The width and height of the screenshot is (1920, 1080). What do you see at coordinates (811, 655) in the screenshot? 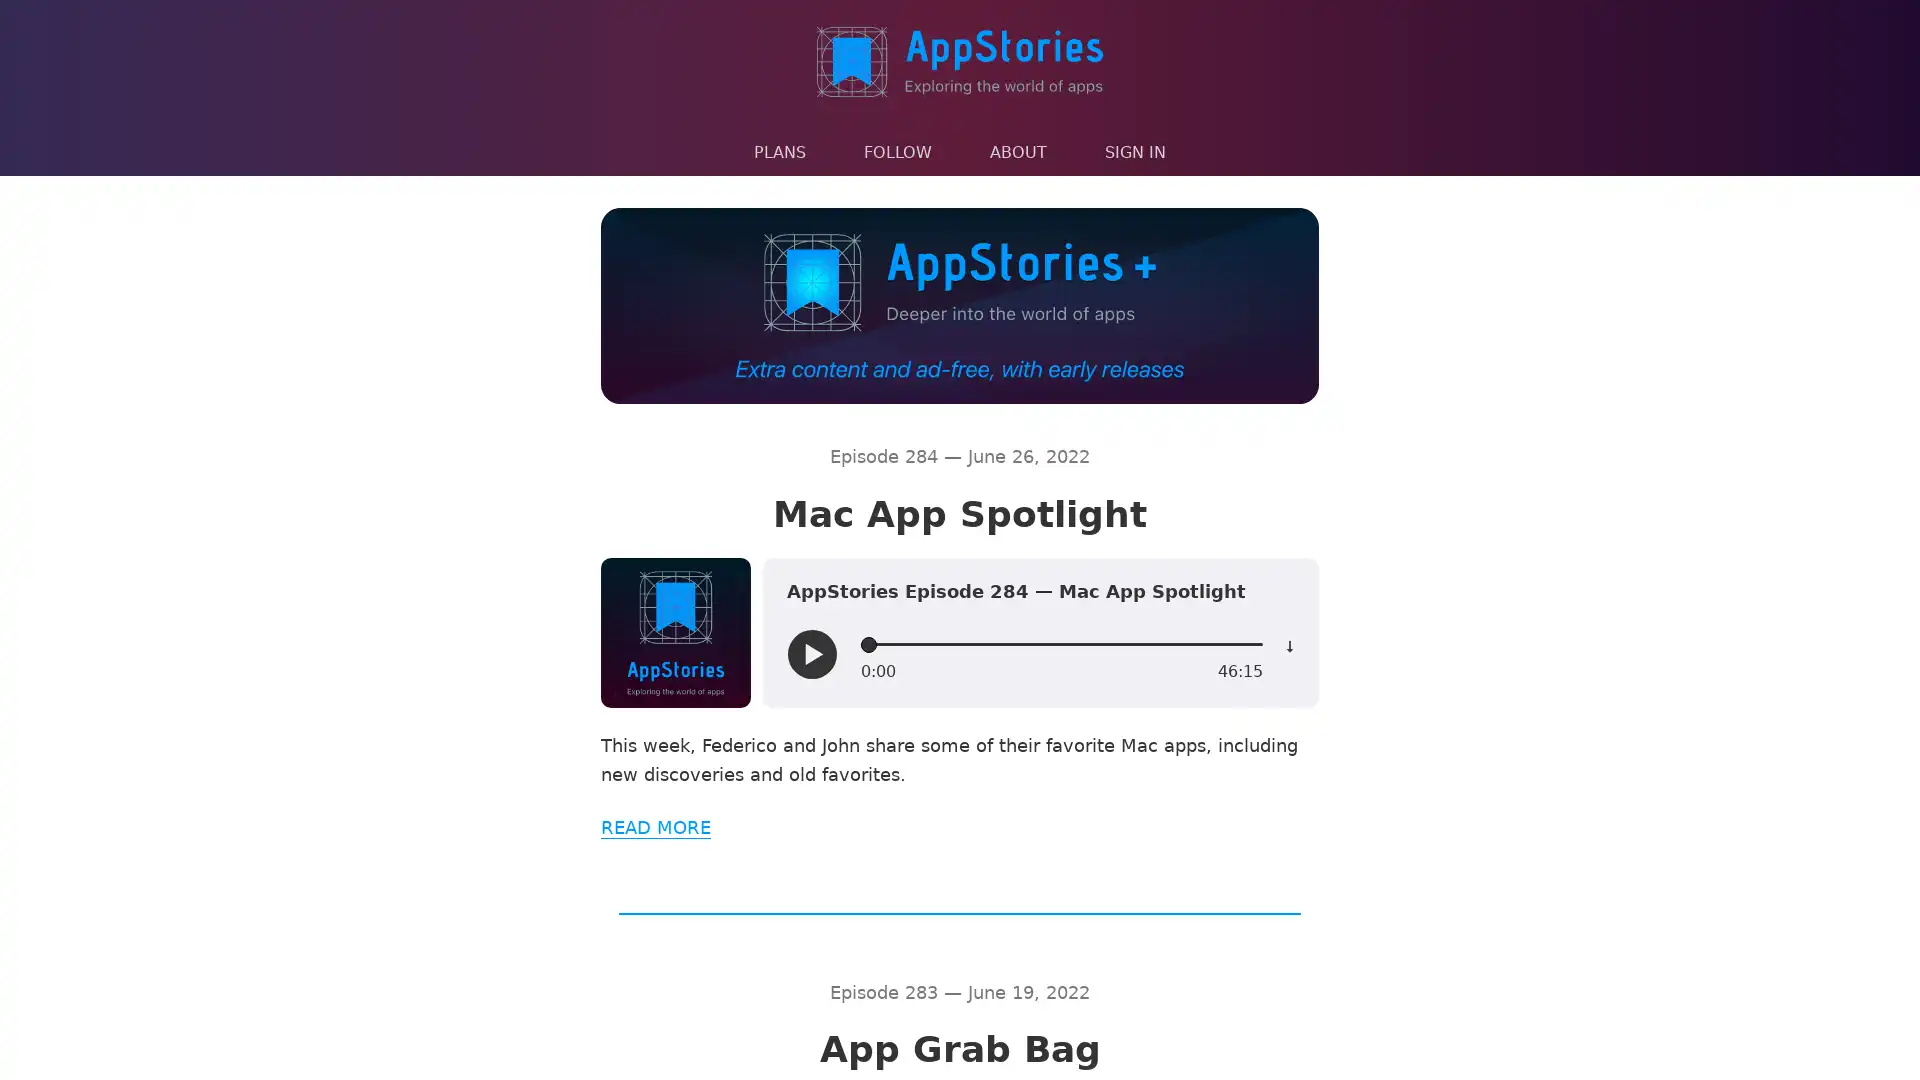
I see `Play` at bounding box center [811, 655].